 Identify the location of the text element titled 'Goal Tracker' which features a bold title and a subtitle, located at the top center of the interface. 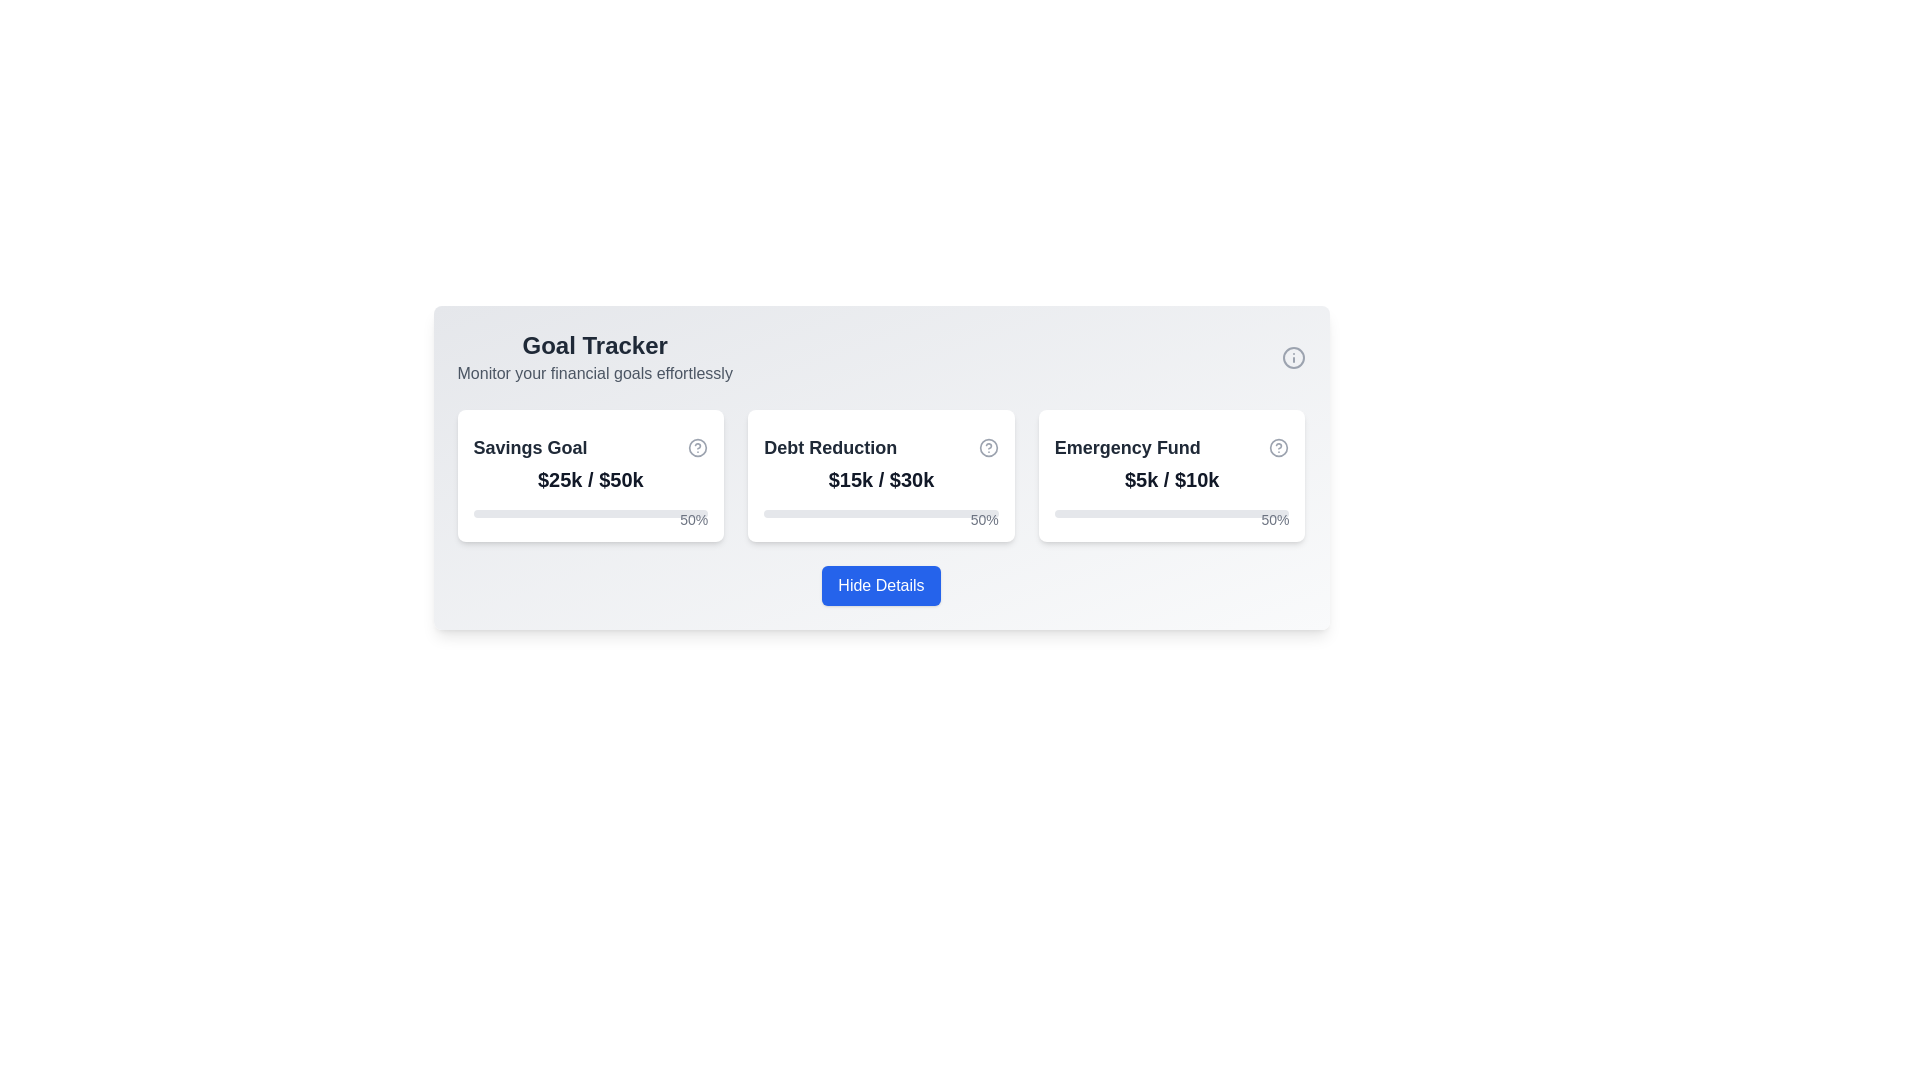
(594, 357).